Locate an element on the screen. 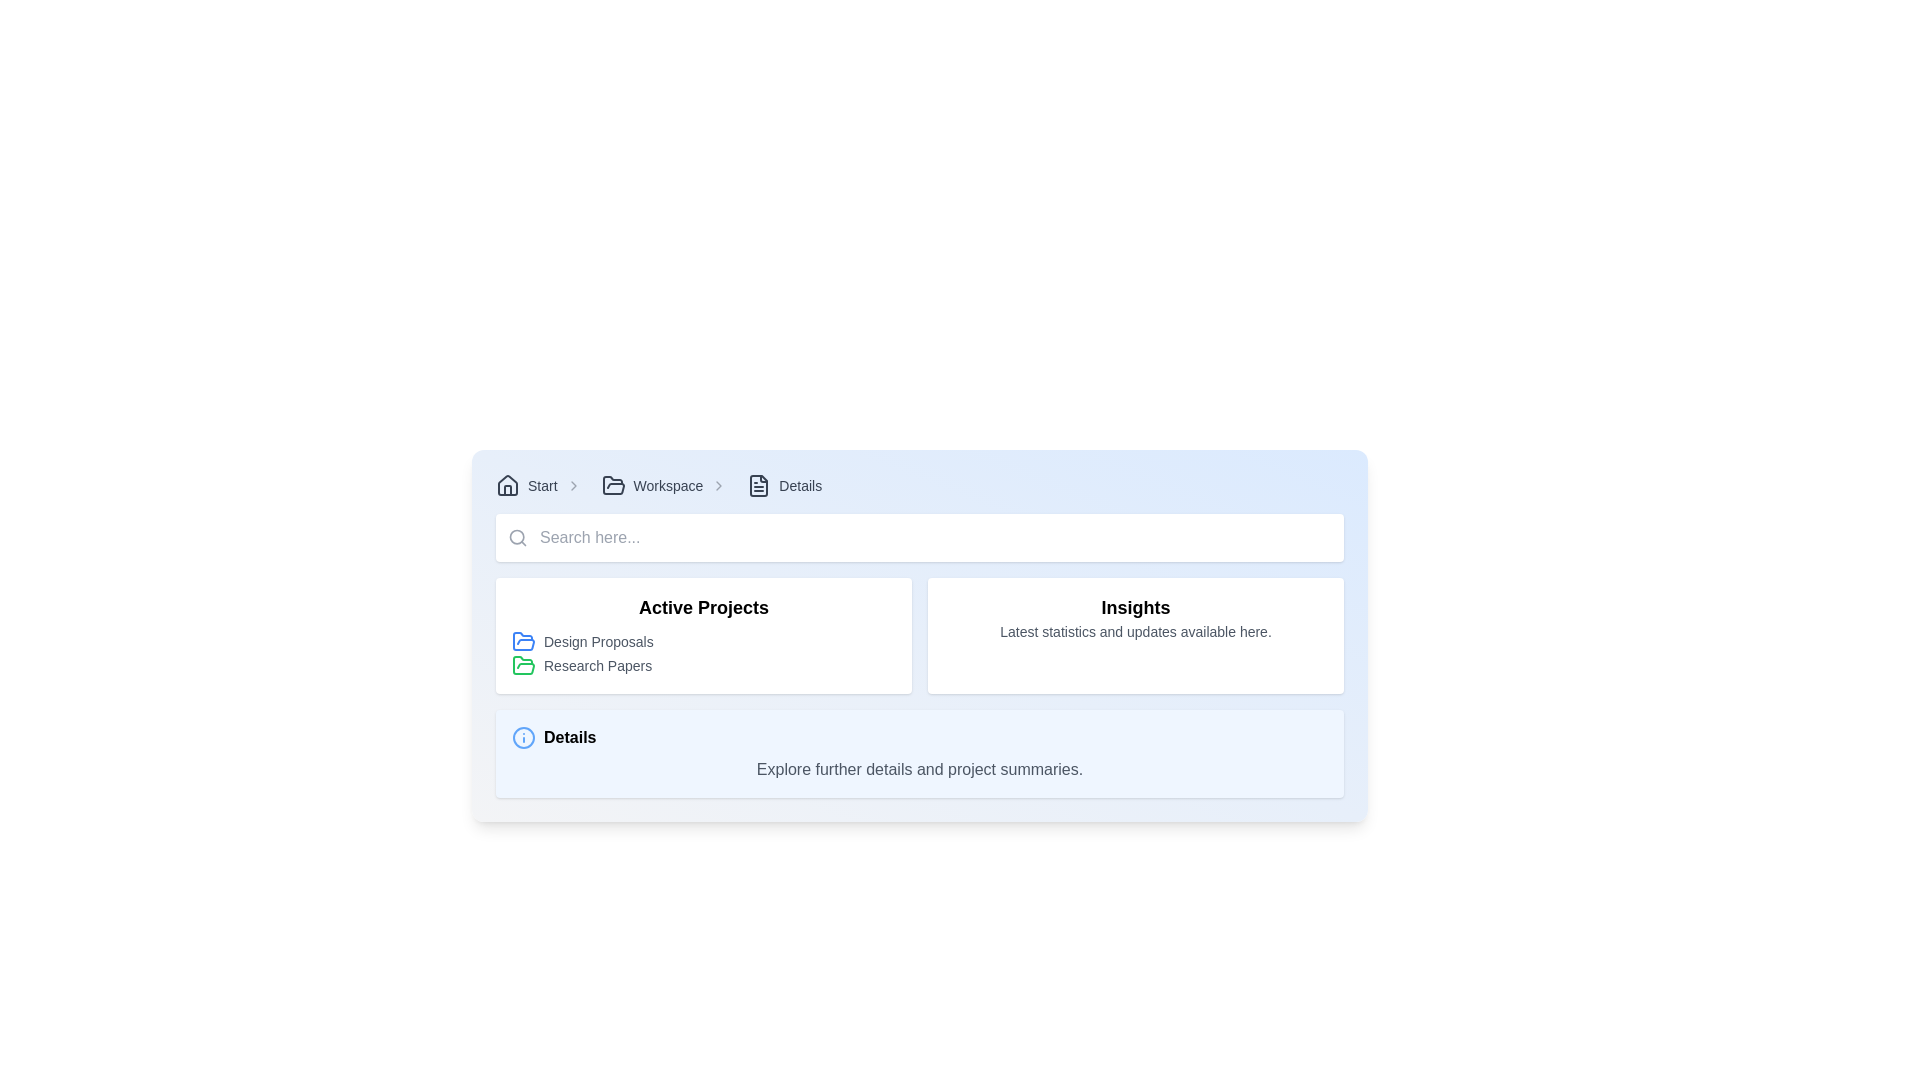  the fourth navigation link under the breadcrumb navigation, located to the right of the 'Workspace' label is located at coordinates (783, 486).